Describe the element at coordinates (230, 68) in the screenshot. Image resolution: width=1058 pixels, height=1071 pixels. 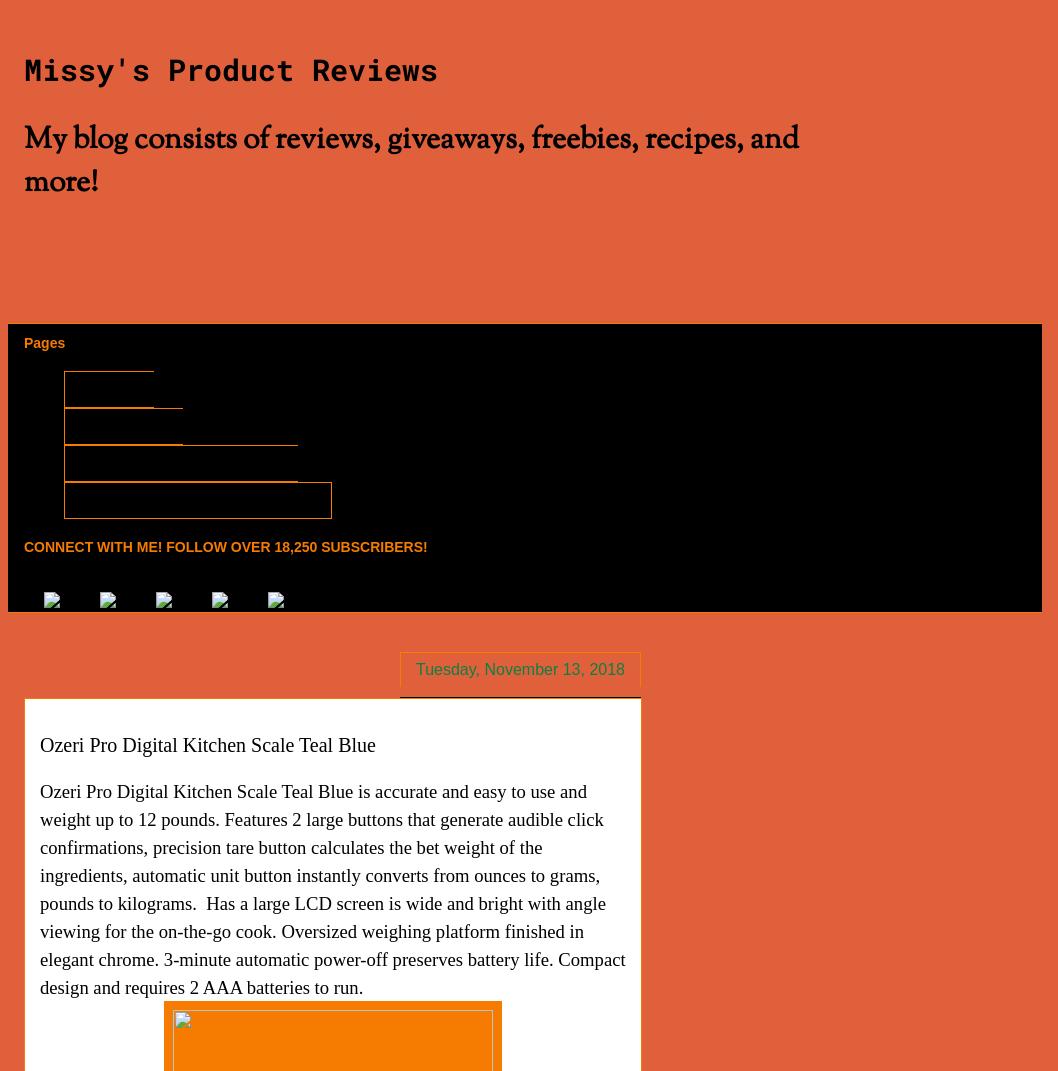
I see `'Missy's Product Reviews'` at that location.